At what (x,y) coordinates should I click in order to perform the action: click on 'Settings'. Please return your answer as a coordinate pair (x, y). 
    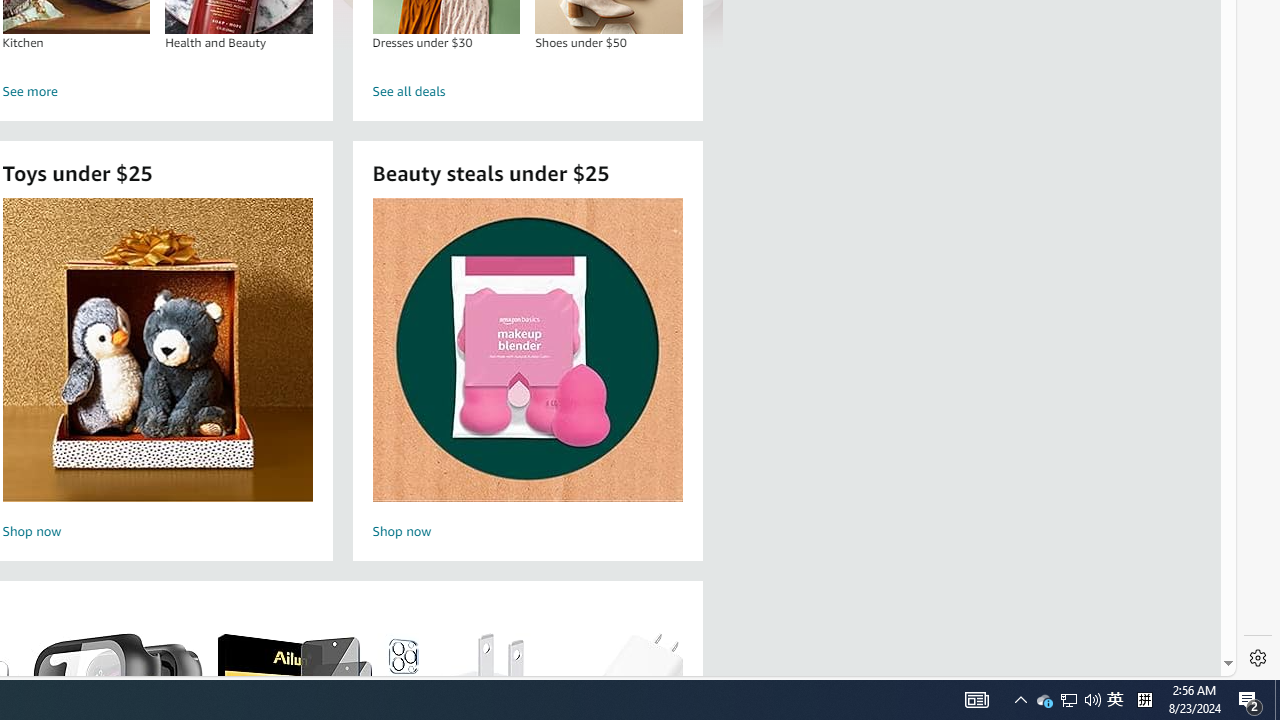
    Looking at the image, I should click on (1257, 658).